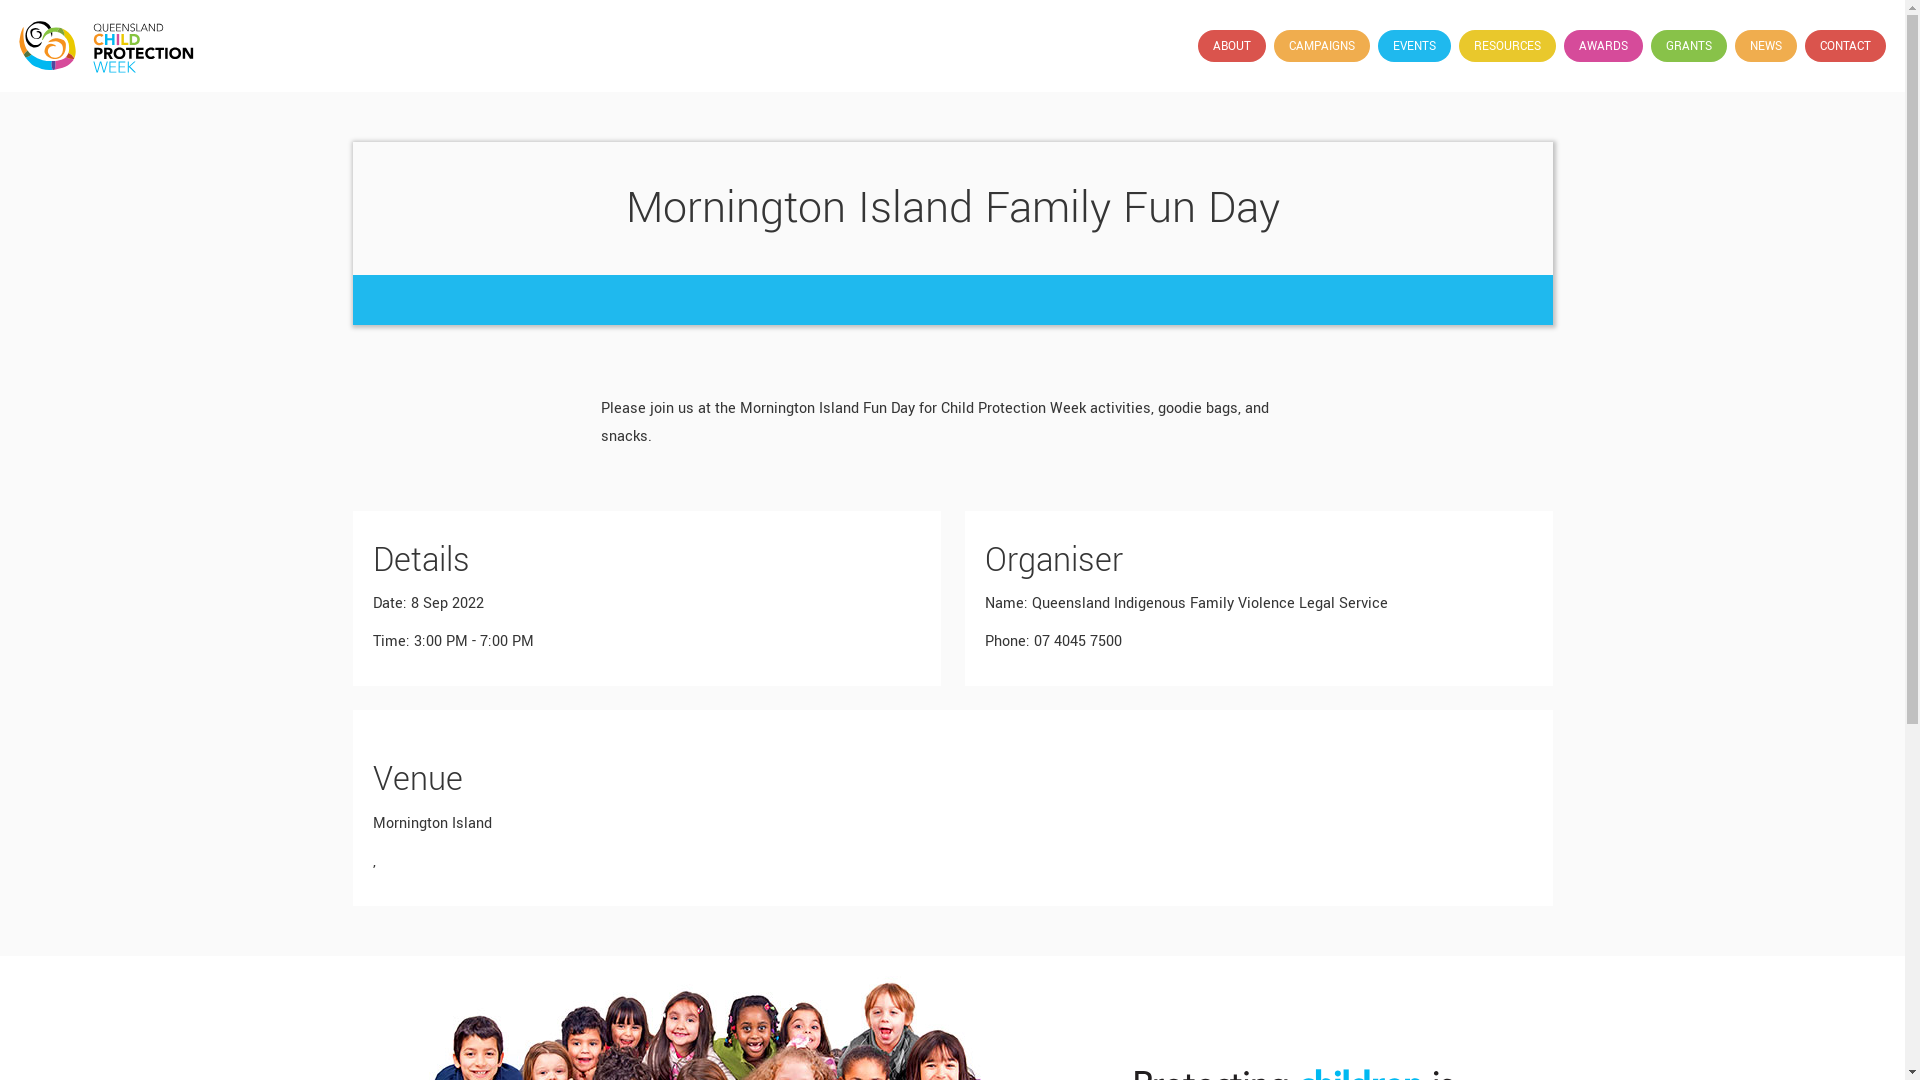 The height and width of the screenshot is (1080, 1920). What do you see at coordinates (1231, 45) in the screenshot?
I see `'ABOUT'` at bounding box center [1231, 45].